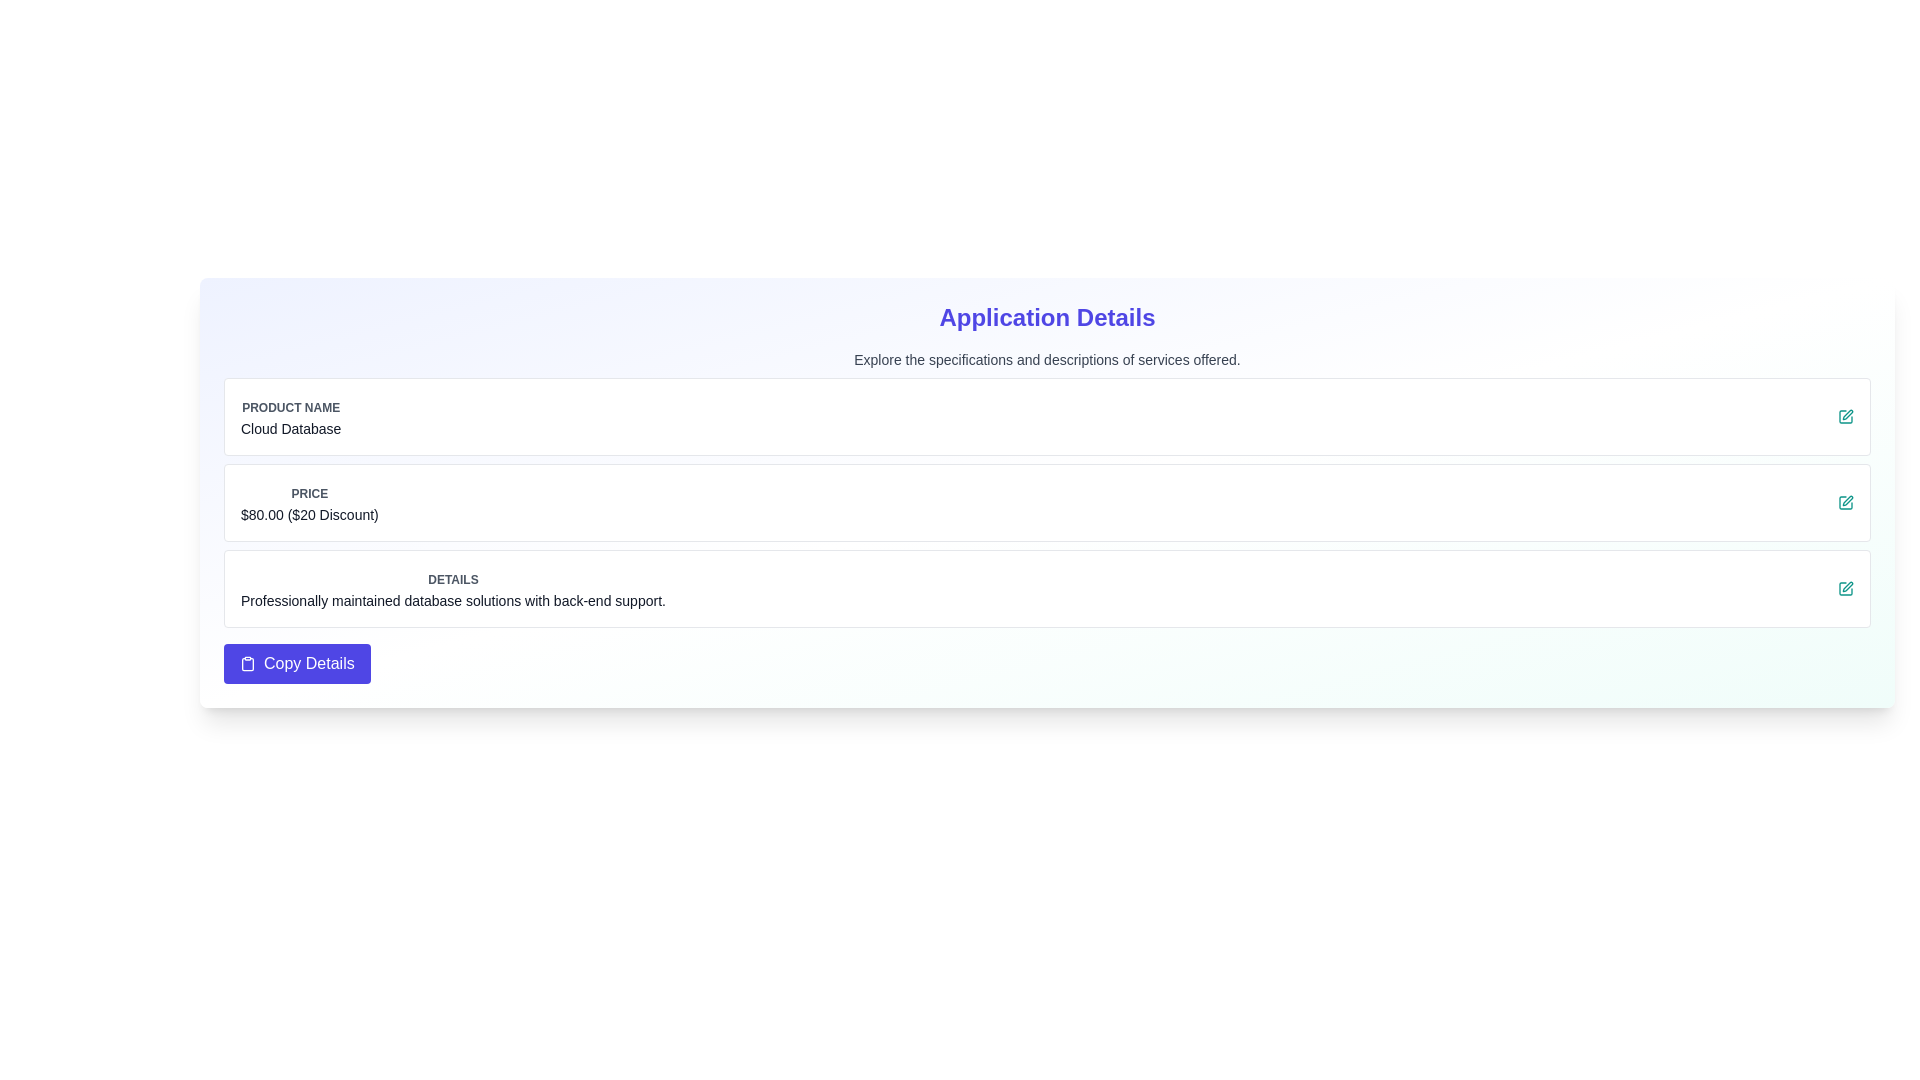 This screenshot has width=1920, height=1080. I want to click on the price text block that displays the product price and discounts, located centrally below the 'PRODUCT NAME' section and above the 'DETAILS' section, so click(308, 501).